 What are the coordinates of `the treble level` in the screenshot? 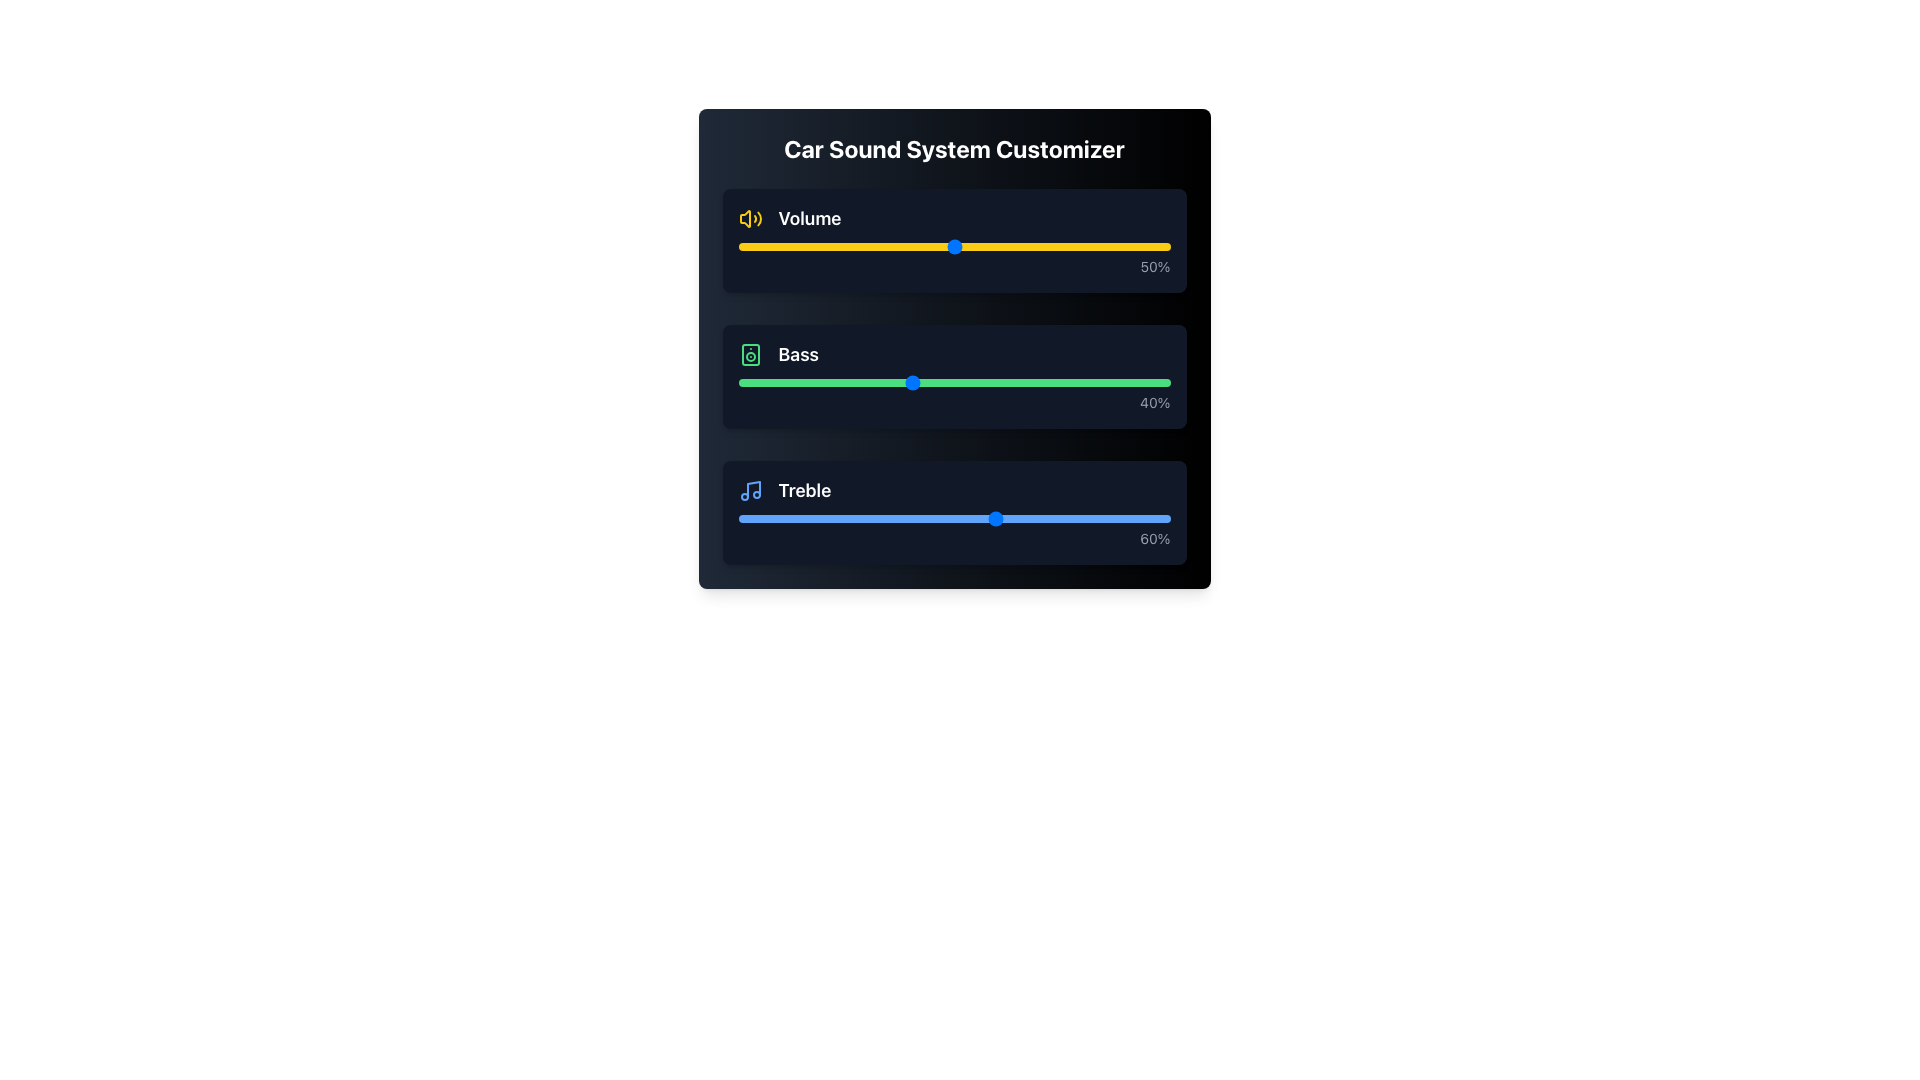 It's located at (1014, 518).